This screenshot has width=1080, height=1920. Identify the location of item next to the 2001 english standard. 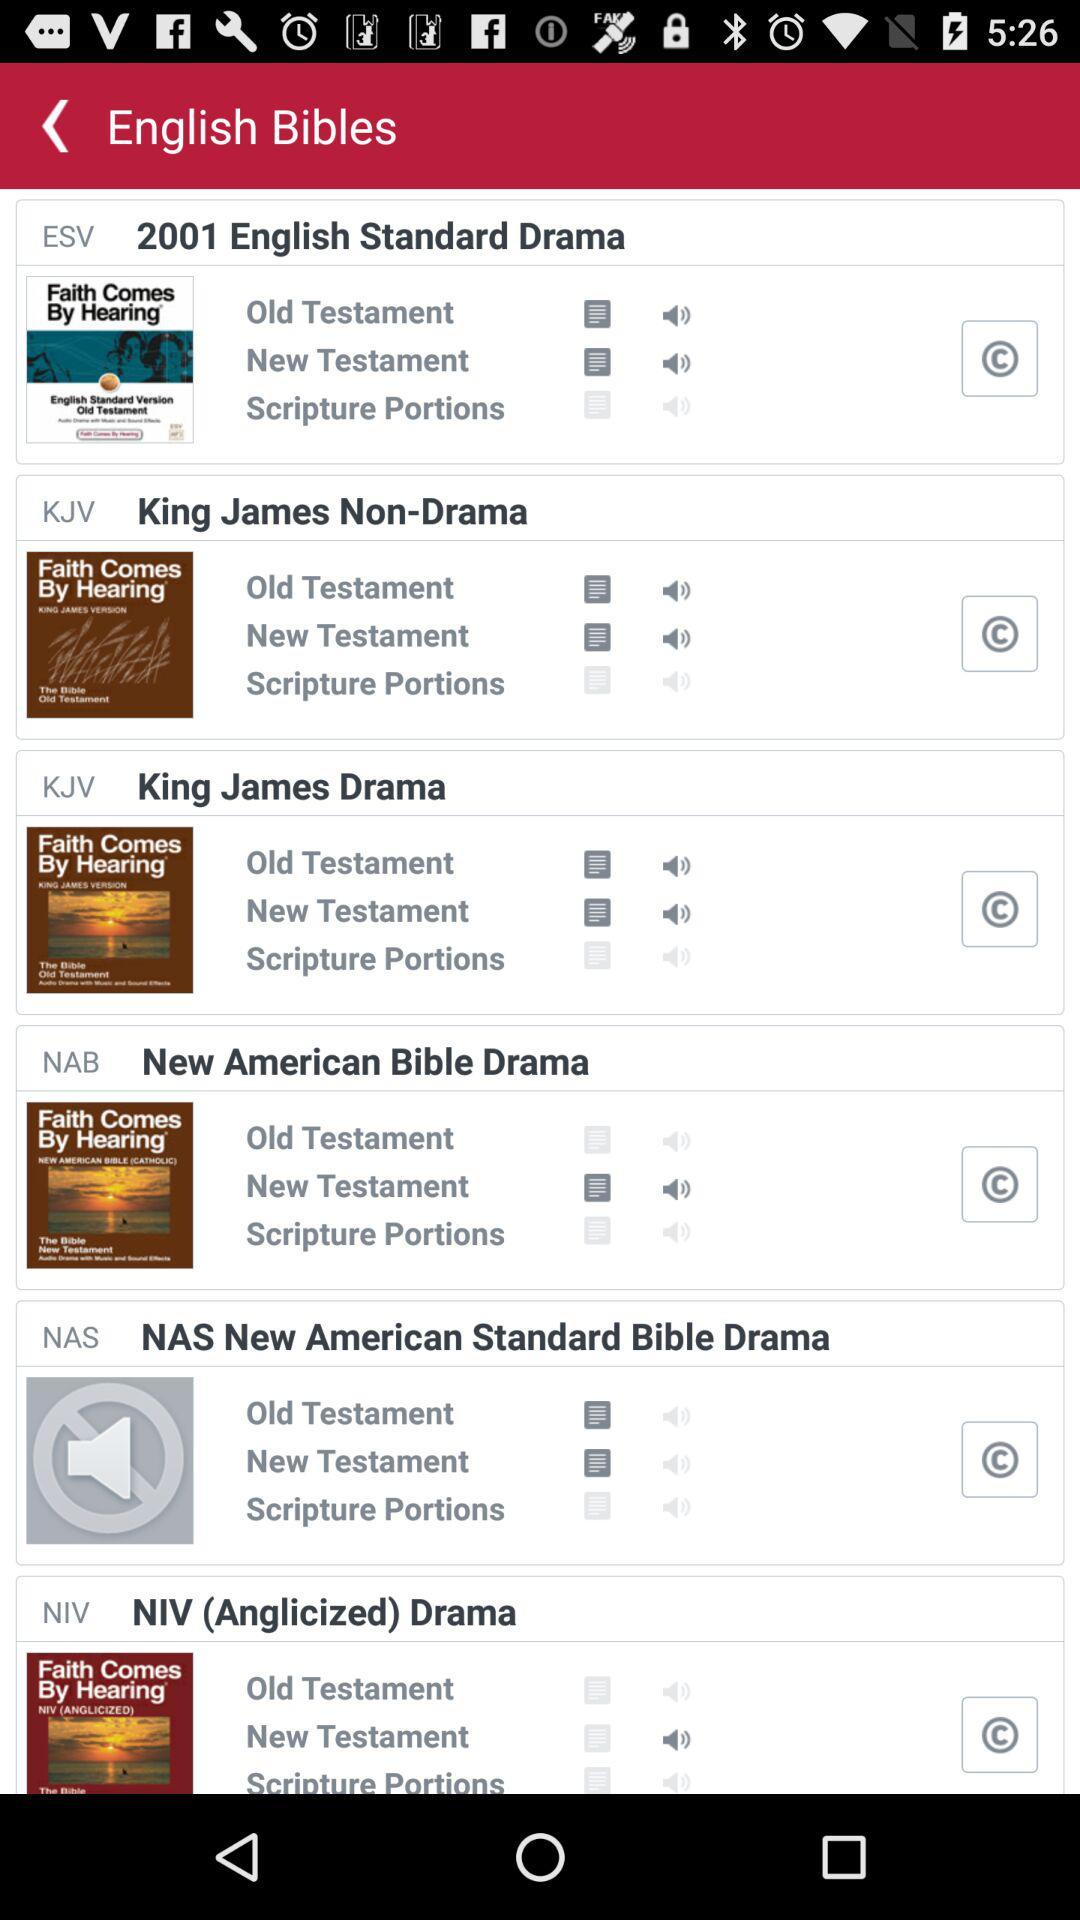
(67, 235).